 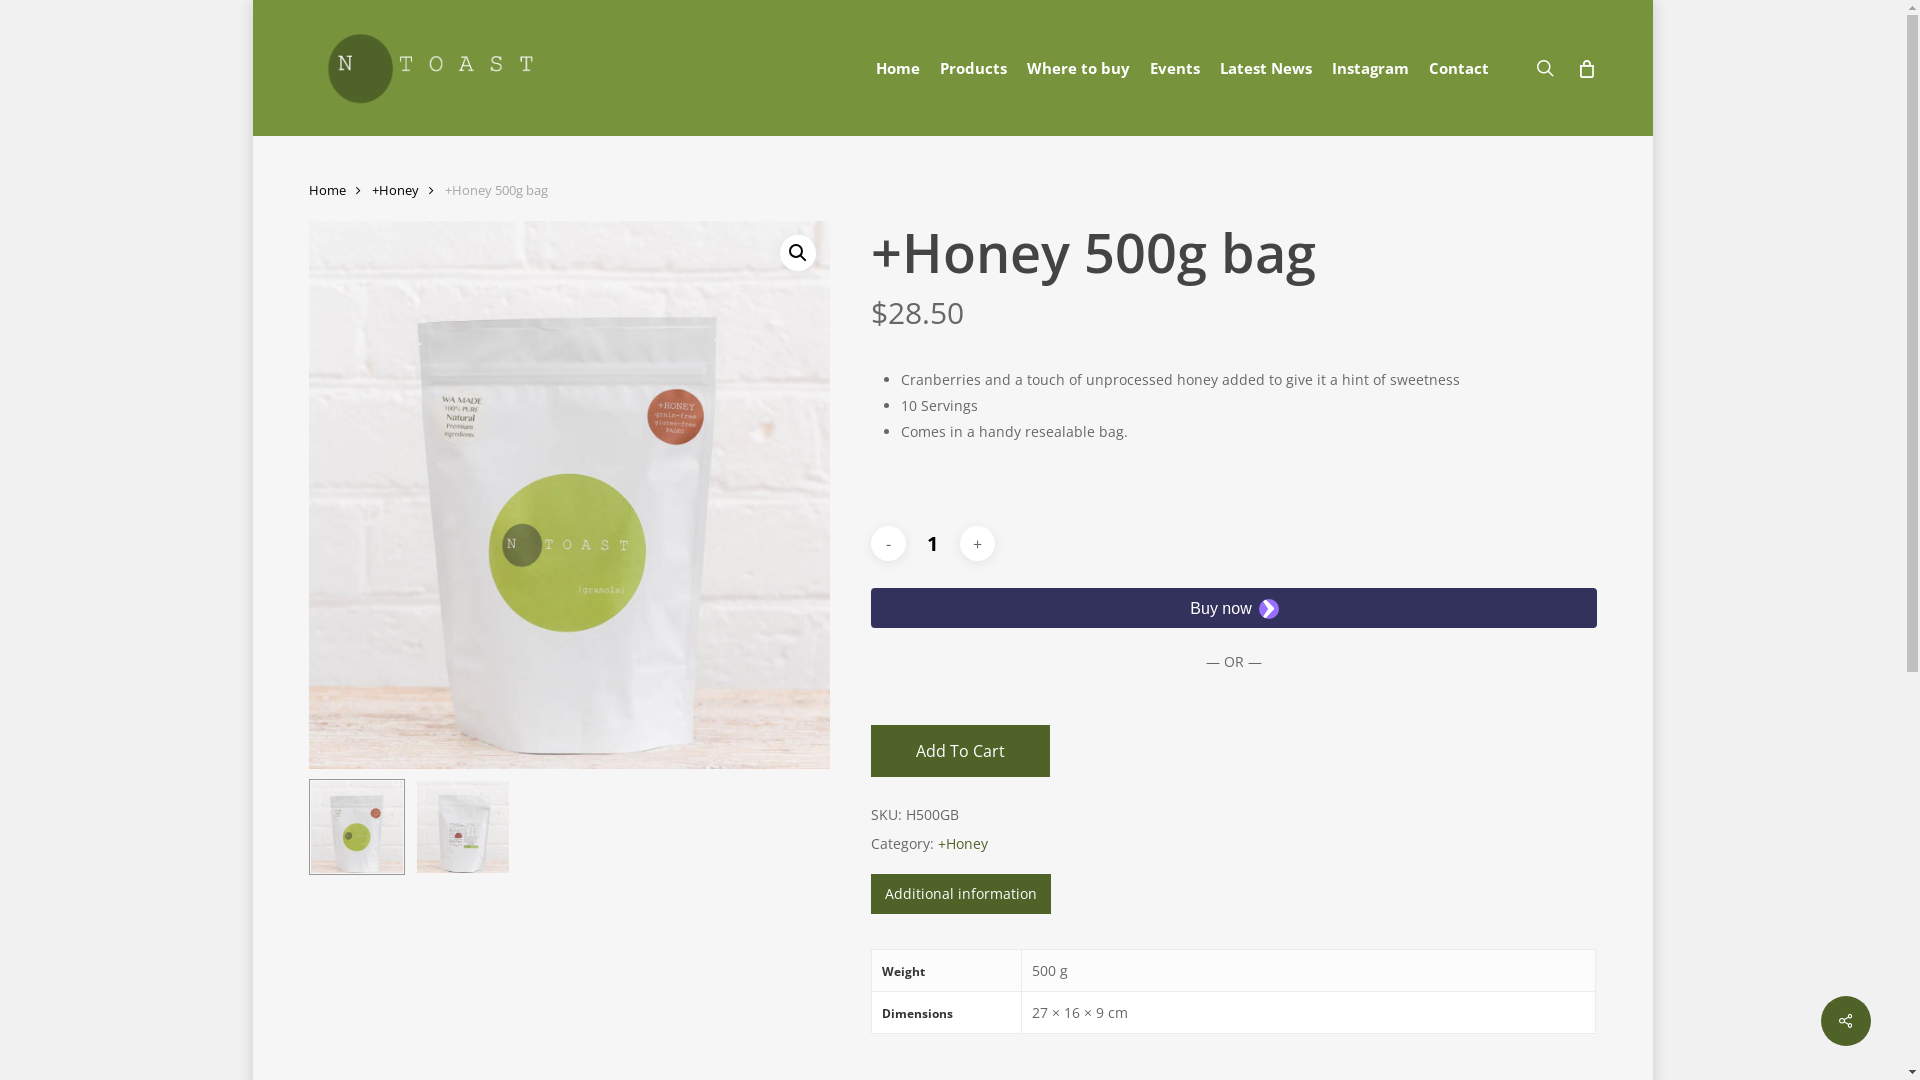 What do you see at coordinates (896, 66) in the screenshot?
I see `'Home'` at bounding box center [896, 66].